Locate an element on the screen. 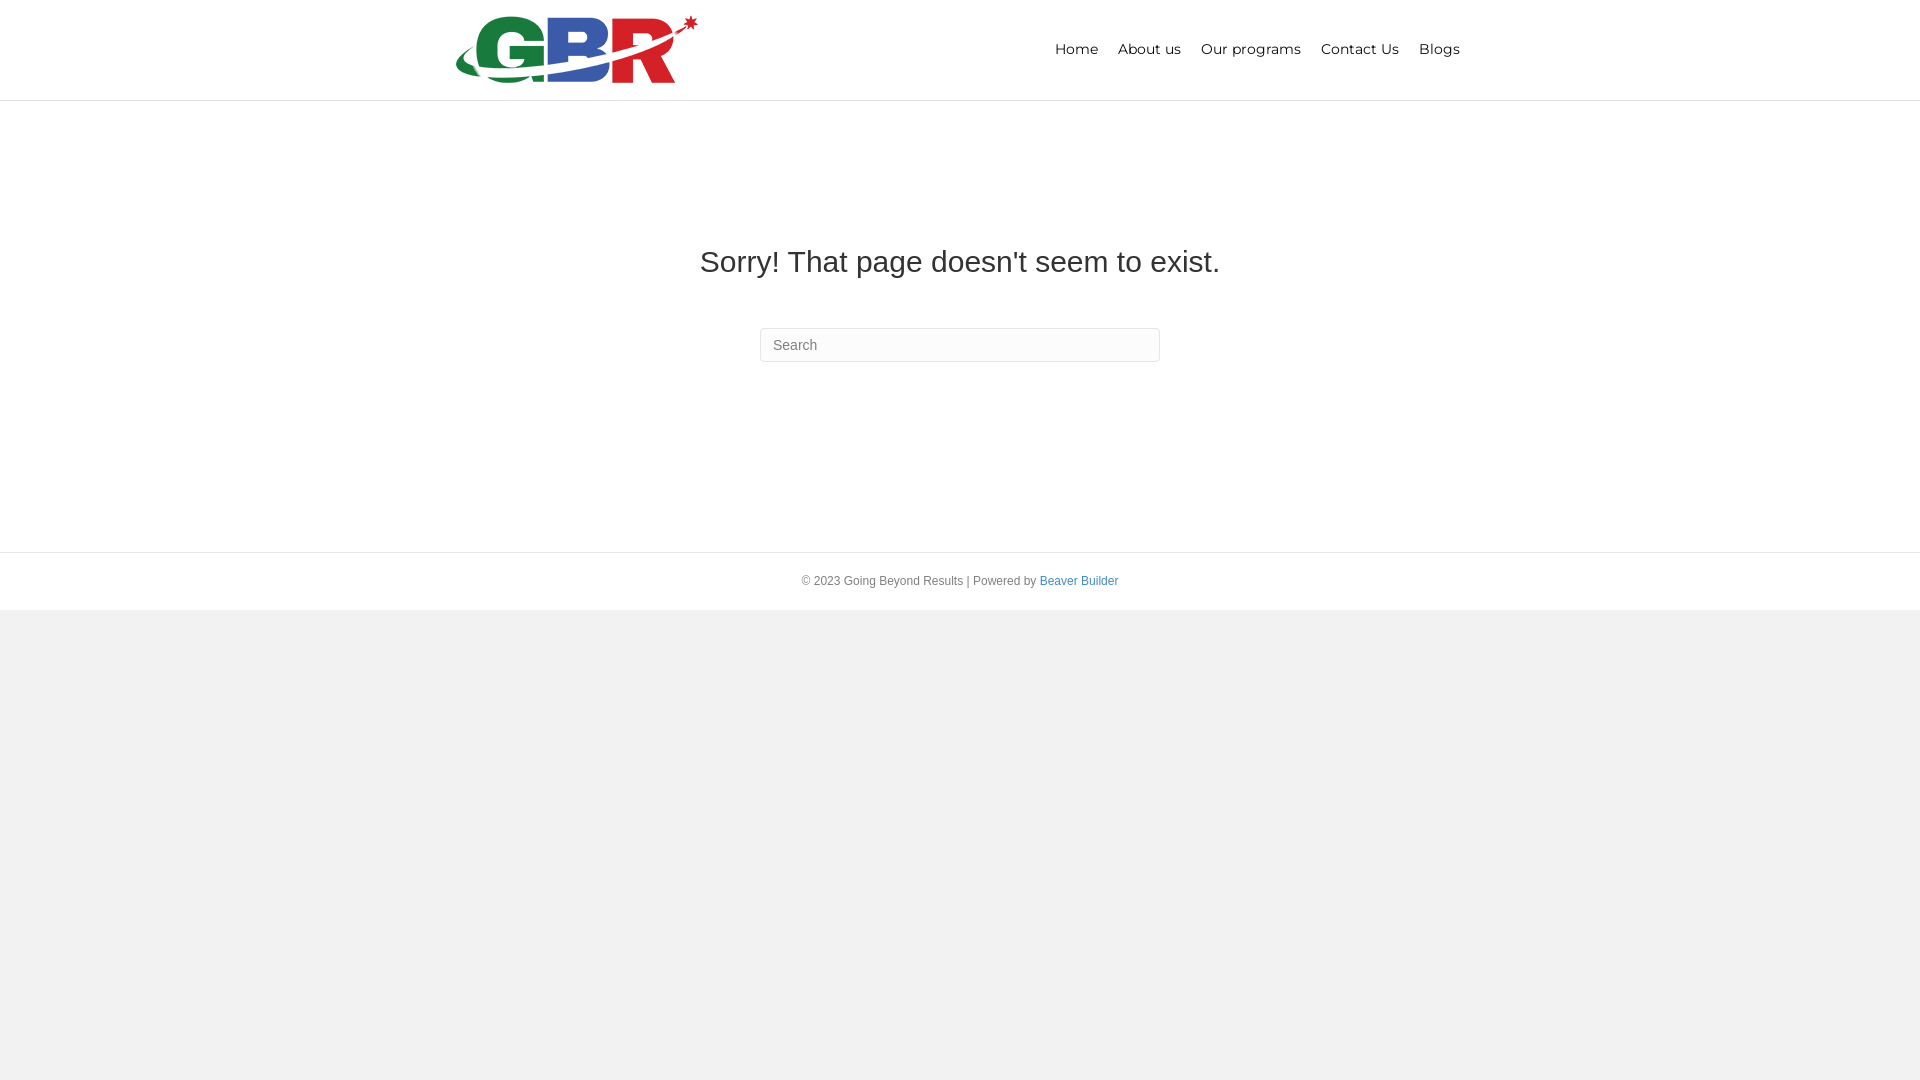 This screenshot has width=1920, height=1080. 'About us' is located at coordinates (1149, 49).